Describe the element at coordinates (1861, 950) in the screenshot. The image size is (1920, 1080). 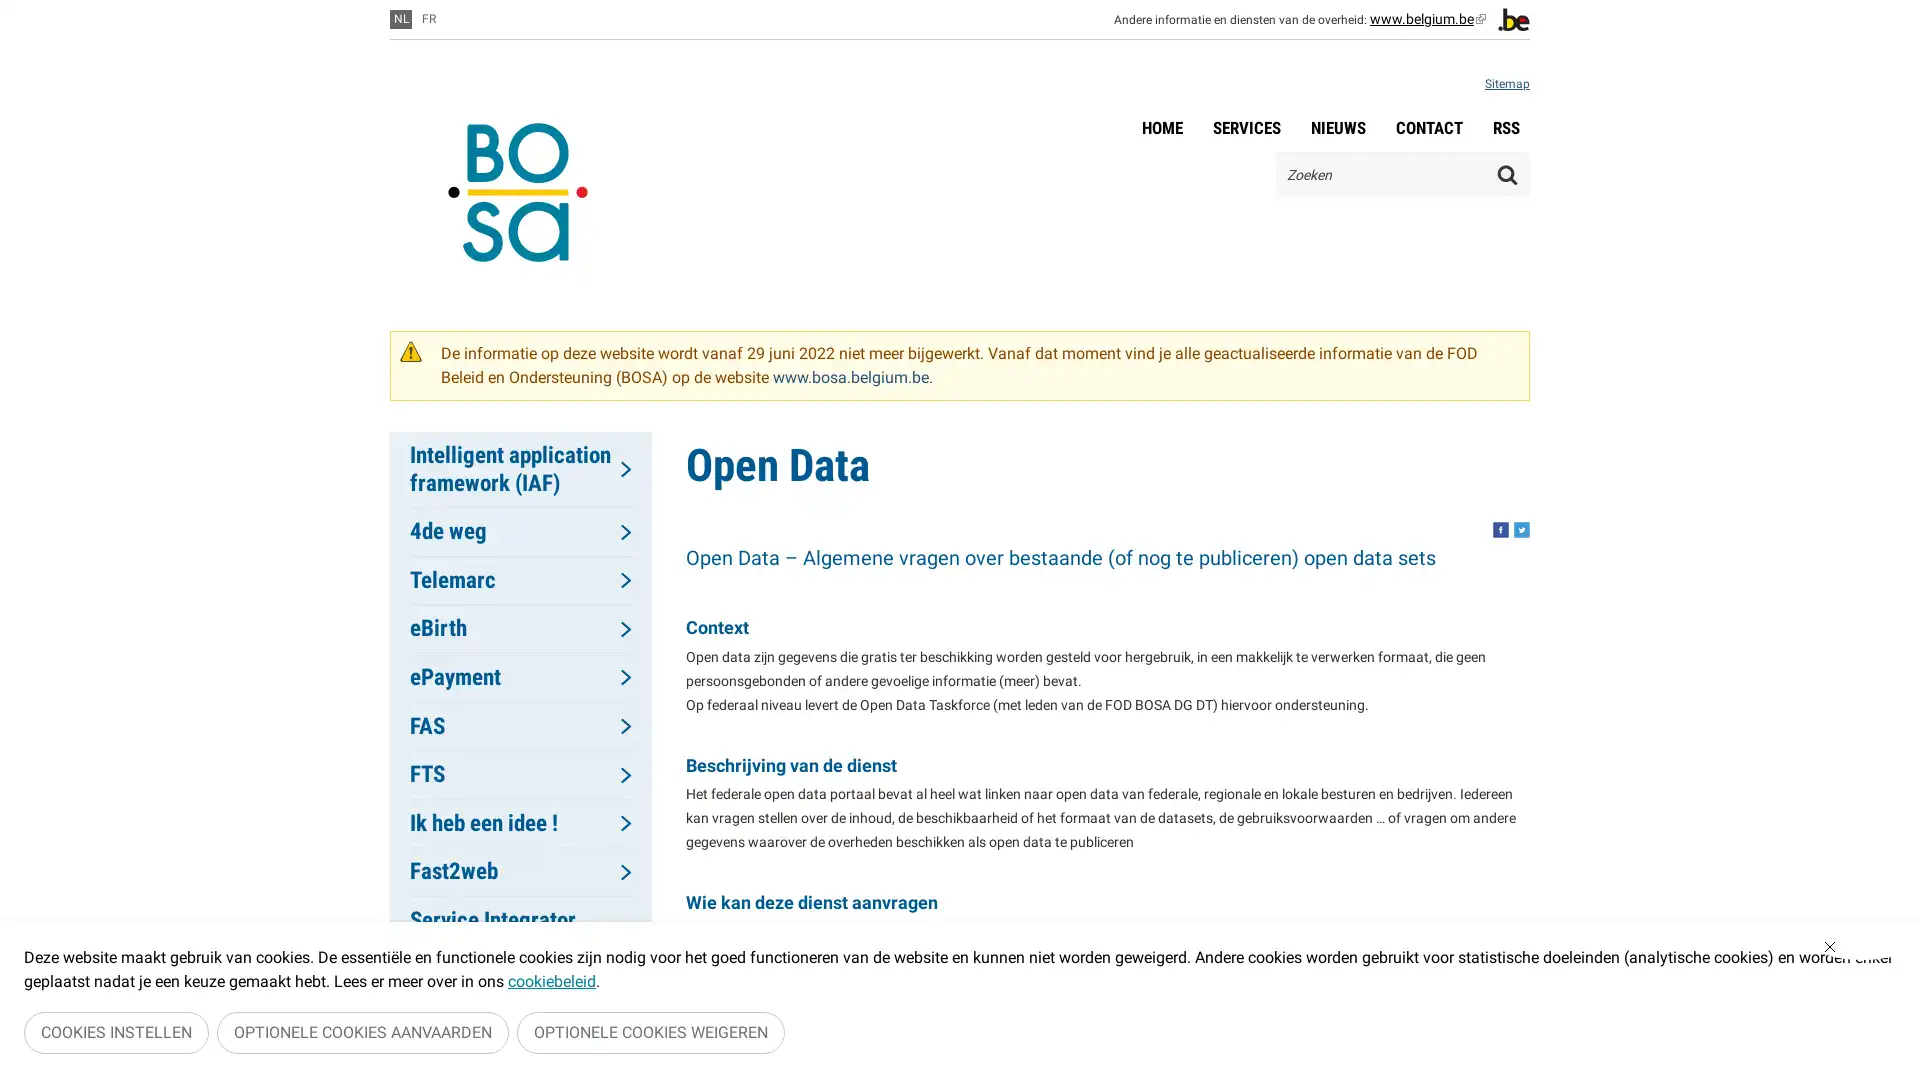
I see `Sluiten` at that location.